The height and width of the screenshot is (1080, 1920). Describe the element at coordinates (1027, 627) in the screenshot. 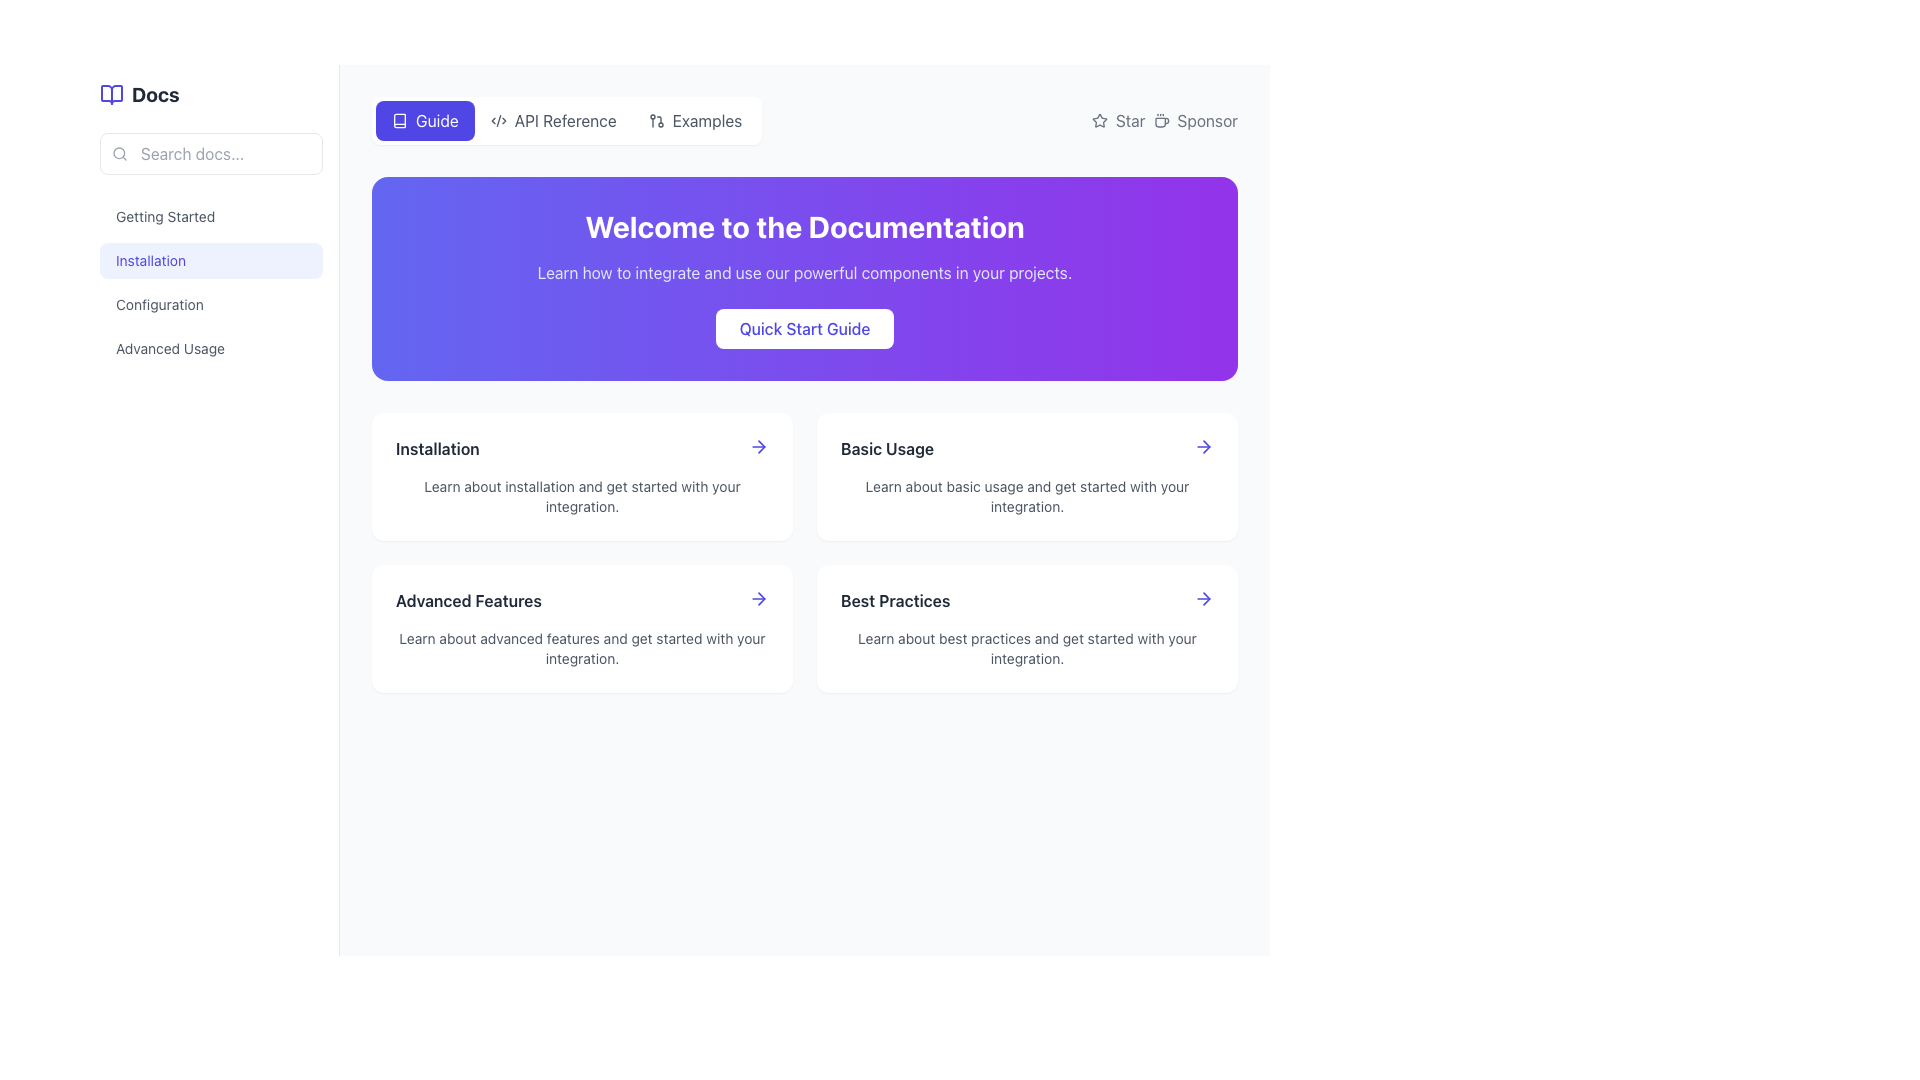

I see `the 'Best Practices' informational card located at the bottom-right of the grid layout` at that location.